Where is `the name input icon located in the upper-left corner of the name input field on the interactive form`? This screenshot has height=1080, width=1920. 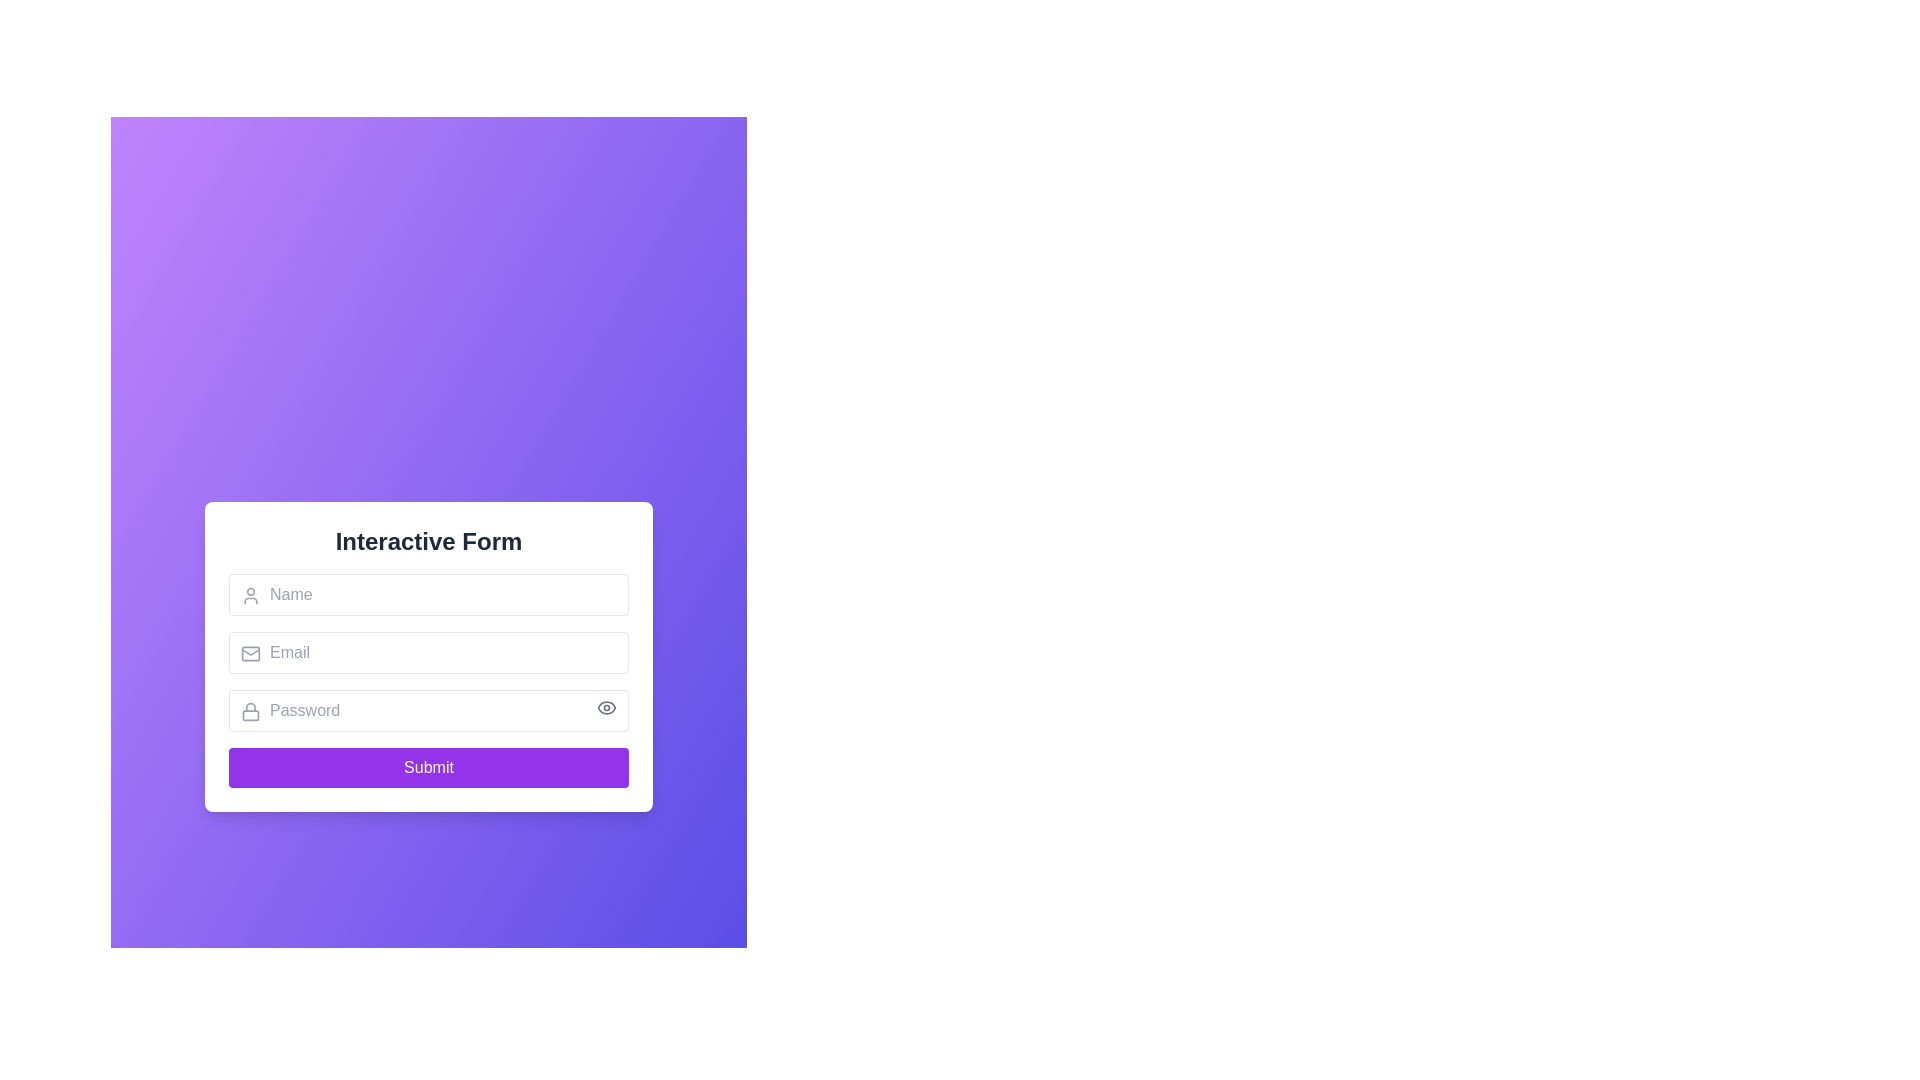 the name input icon located in the upper-left corner of the name input field on the interactive form is located at coordinates (249, 595).